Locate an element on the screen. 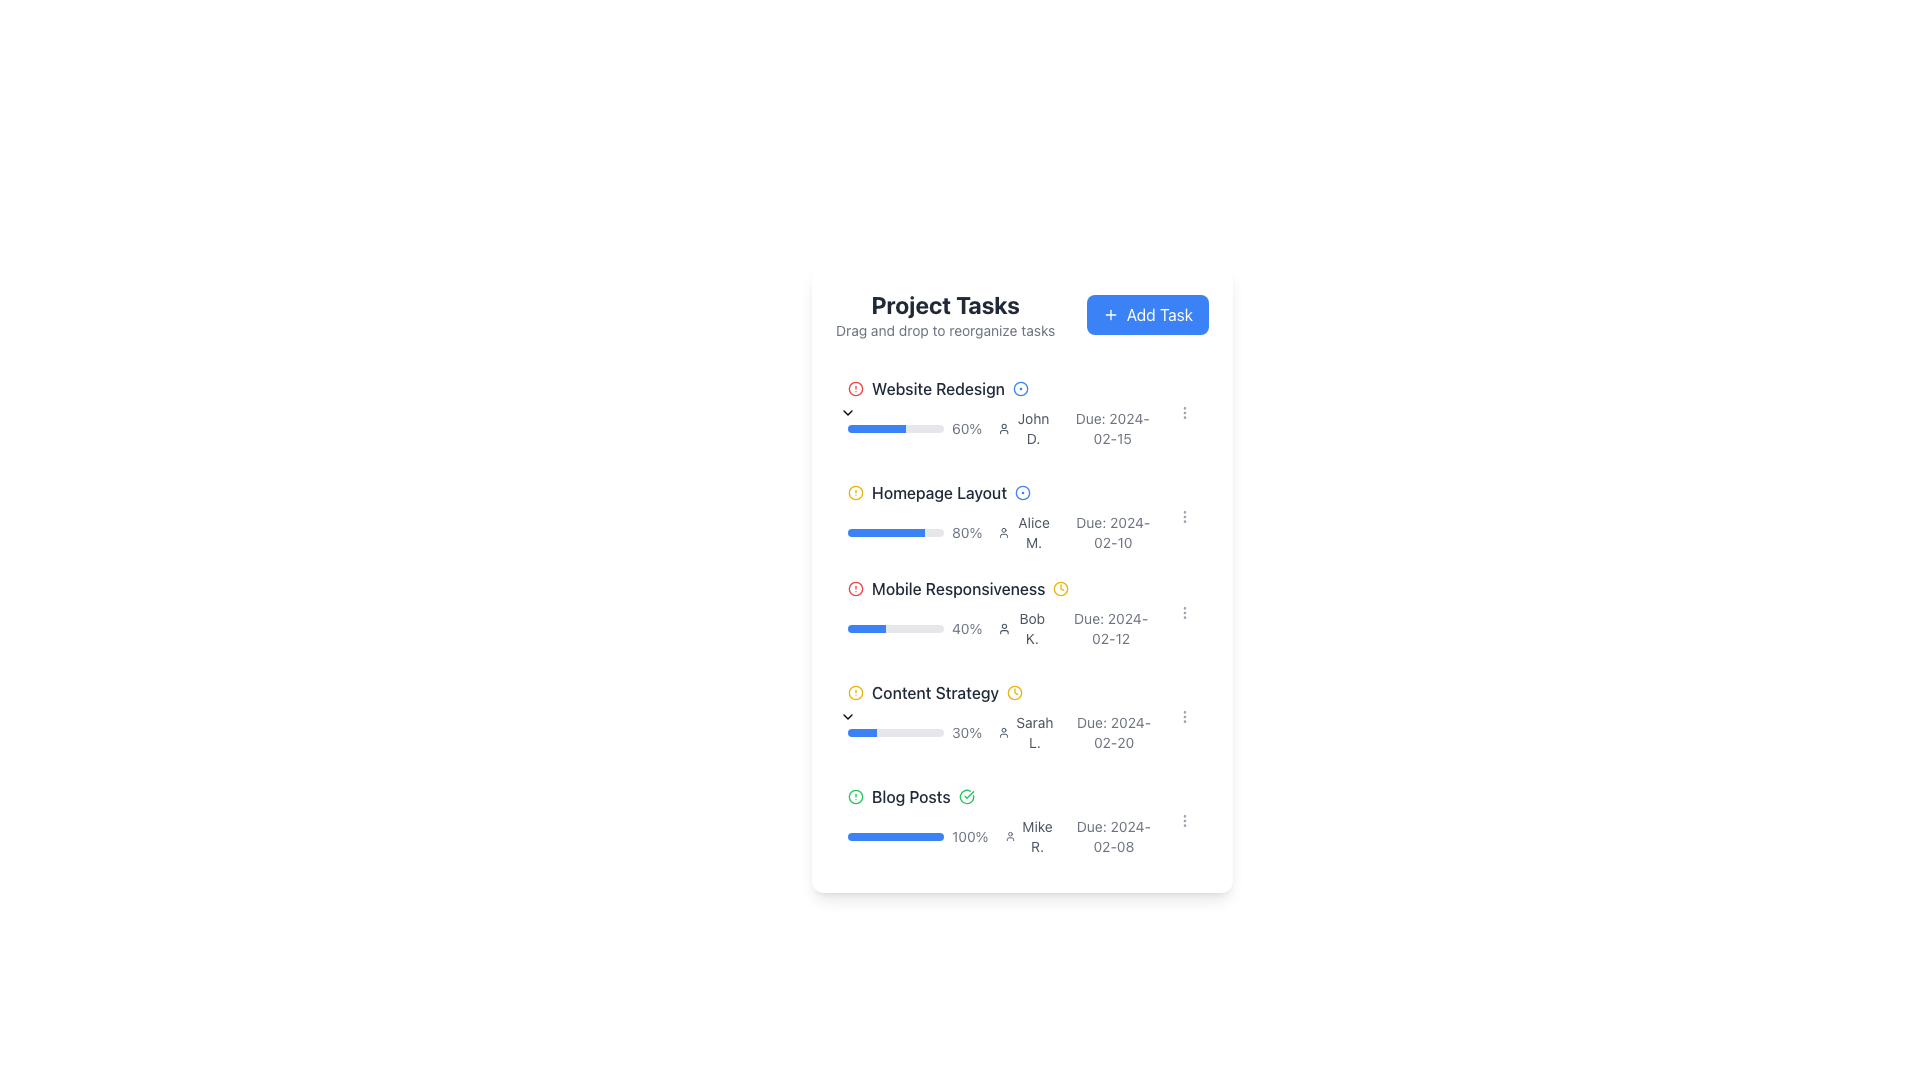  the small circular Status Indicator icon with a blue outline and filled blue dot, which is positioned to the right of the text 'Website Redesign' is located at coordinates (1020, 389).